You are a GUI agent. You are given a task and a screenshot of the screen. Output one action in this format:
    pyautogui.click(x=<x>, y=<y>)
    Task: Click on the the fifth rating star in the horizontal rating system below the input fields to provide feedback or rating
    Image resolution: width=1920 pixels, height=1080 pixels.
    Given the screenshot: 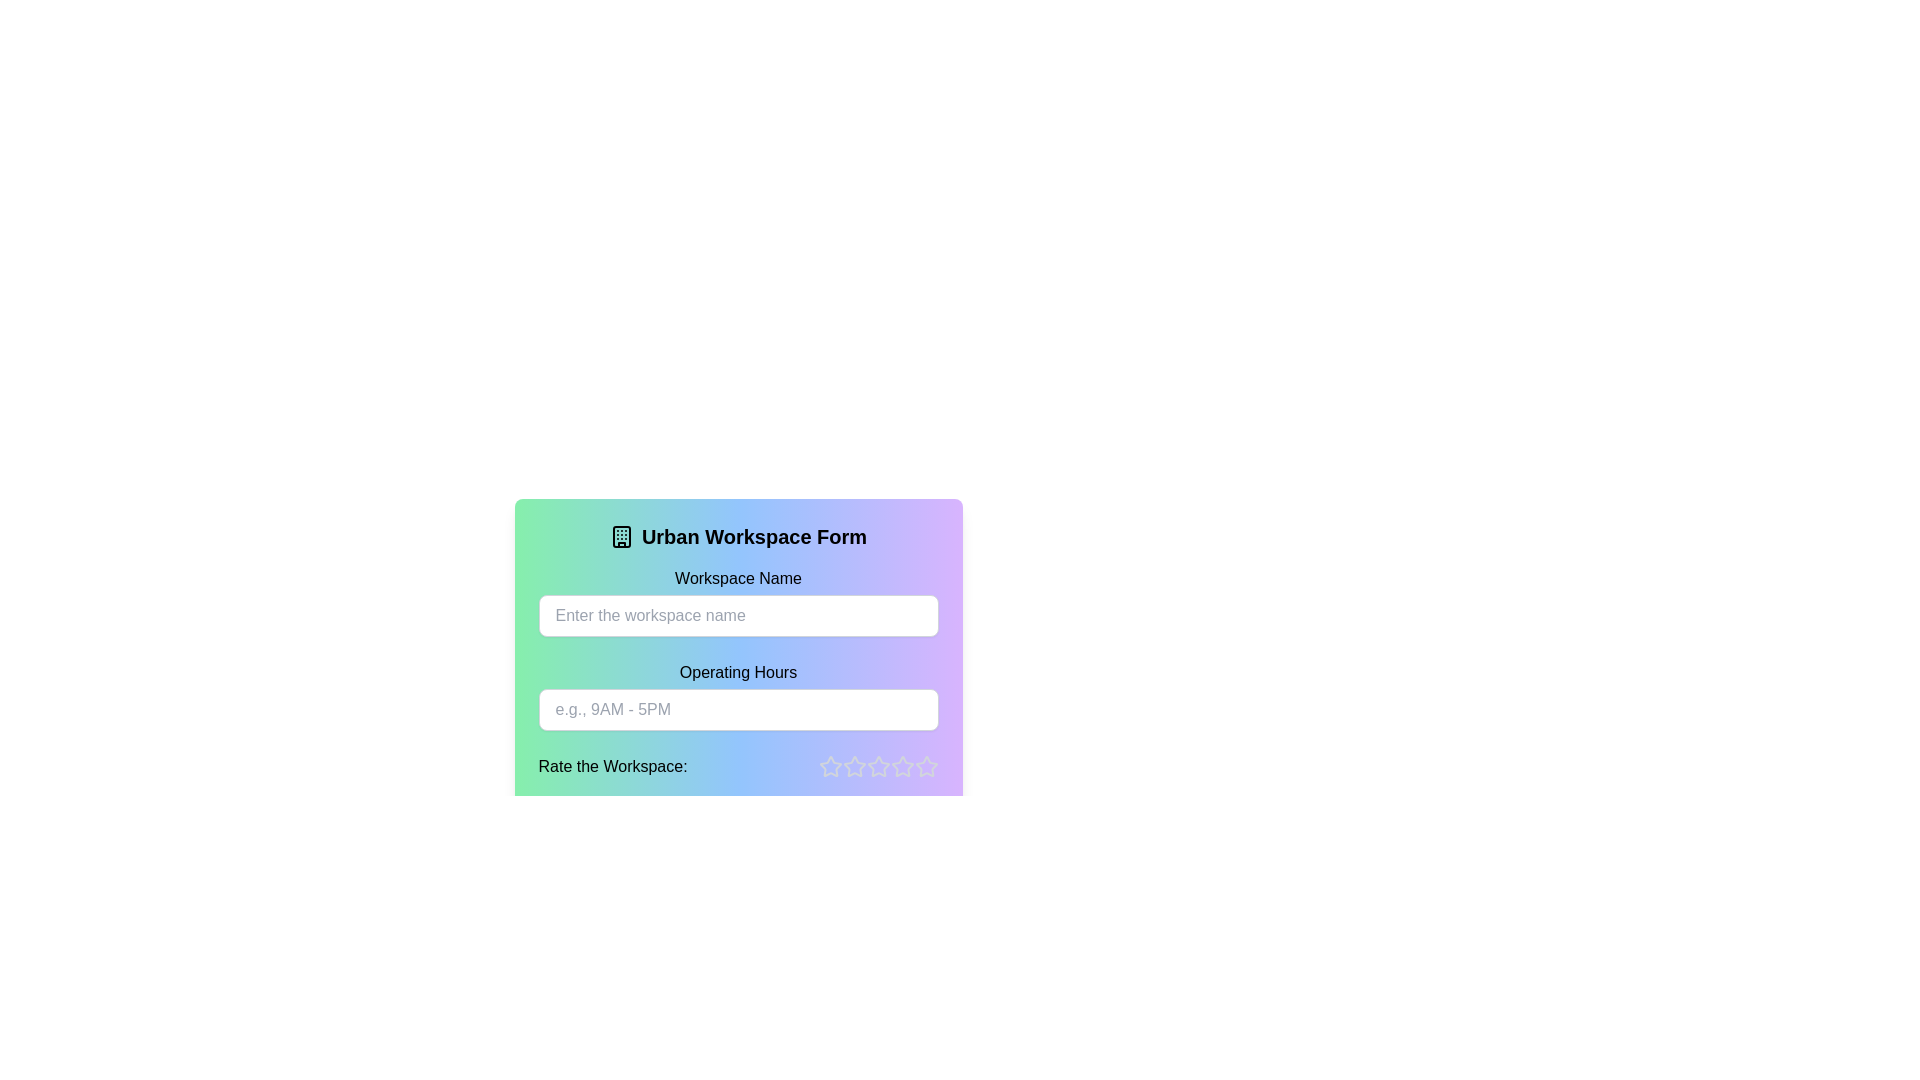 What is the action you would take?
    pyautogui.click(x=925, y=765)
    